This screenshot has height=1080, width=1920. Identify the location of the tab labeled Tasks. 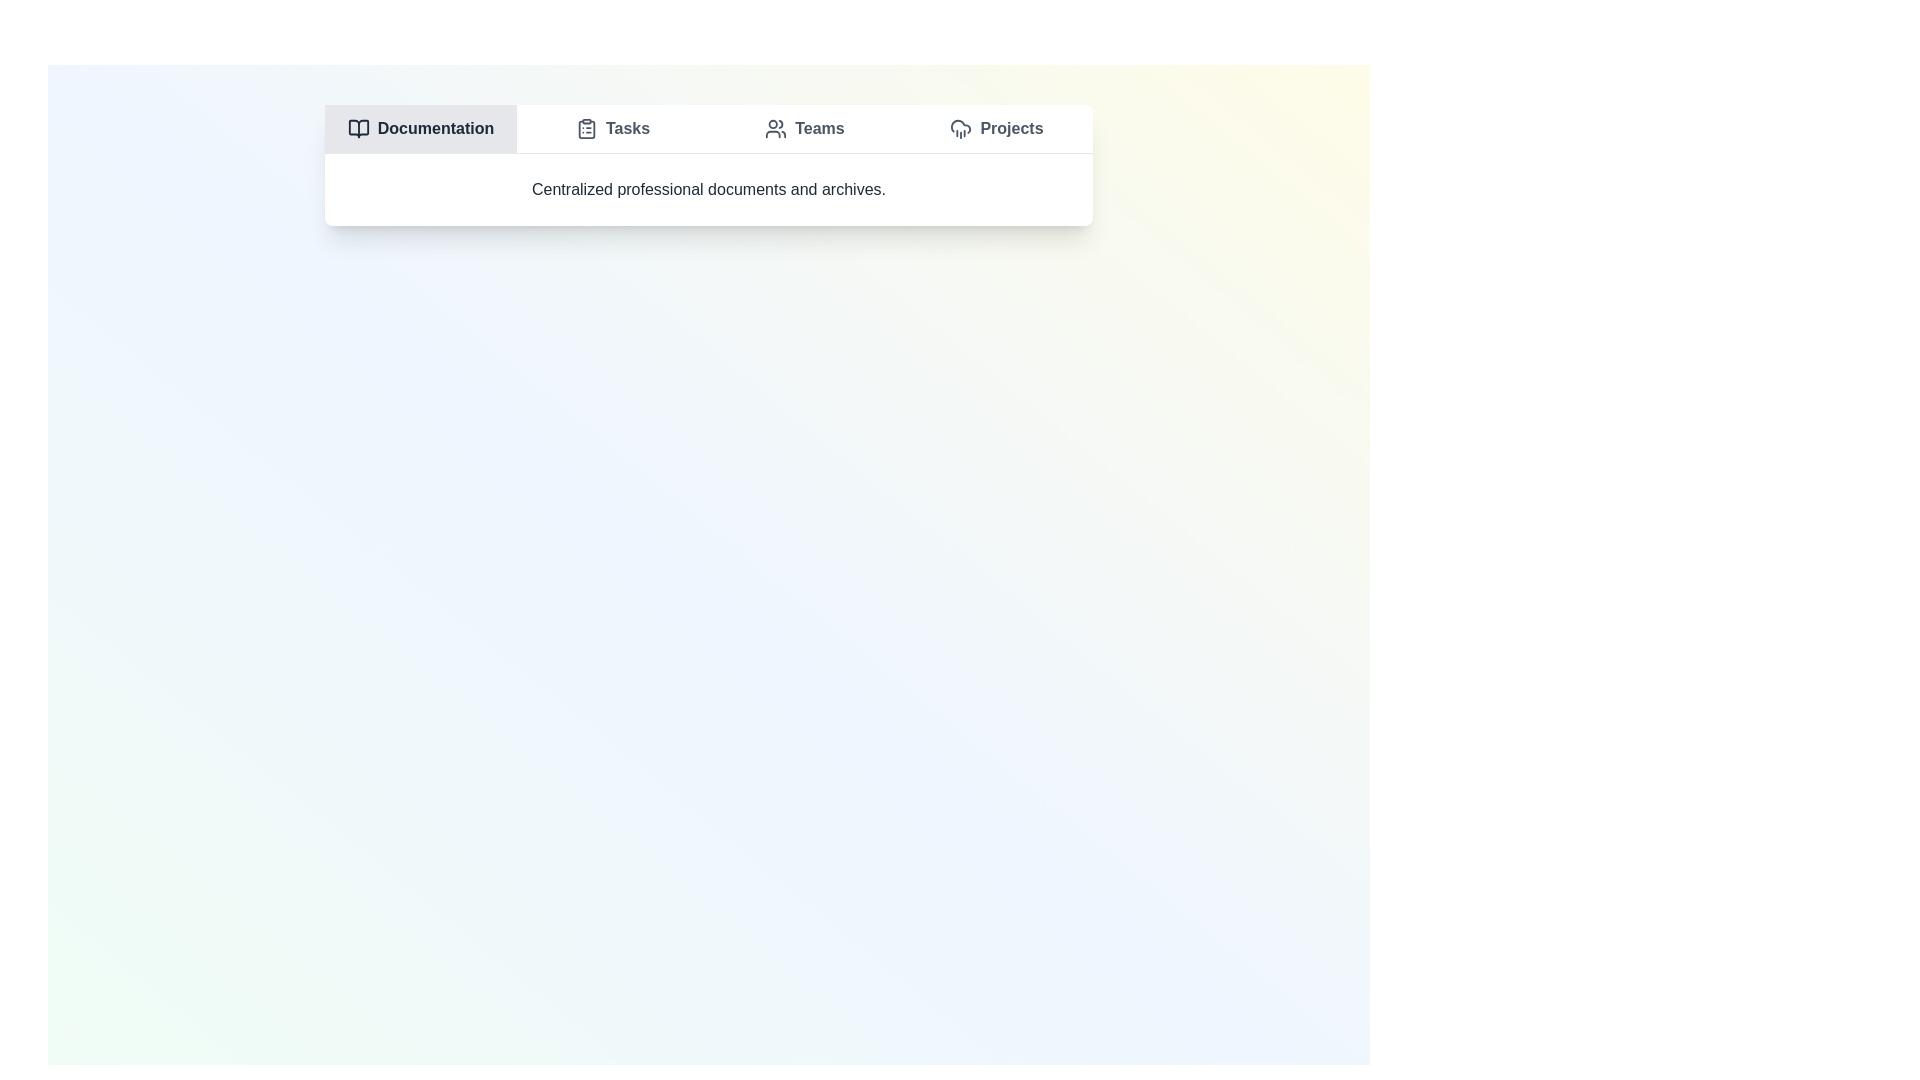
(612, 128).